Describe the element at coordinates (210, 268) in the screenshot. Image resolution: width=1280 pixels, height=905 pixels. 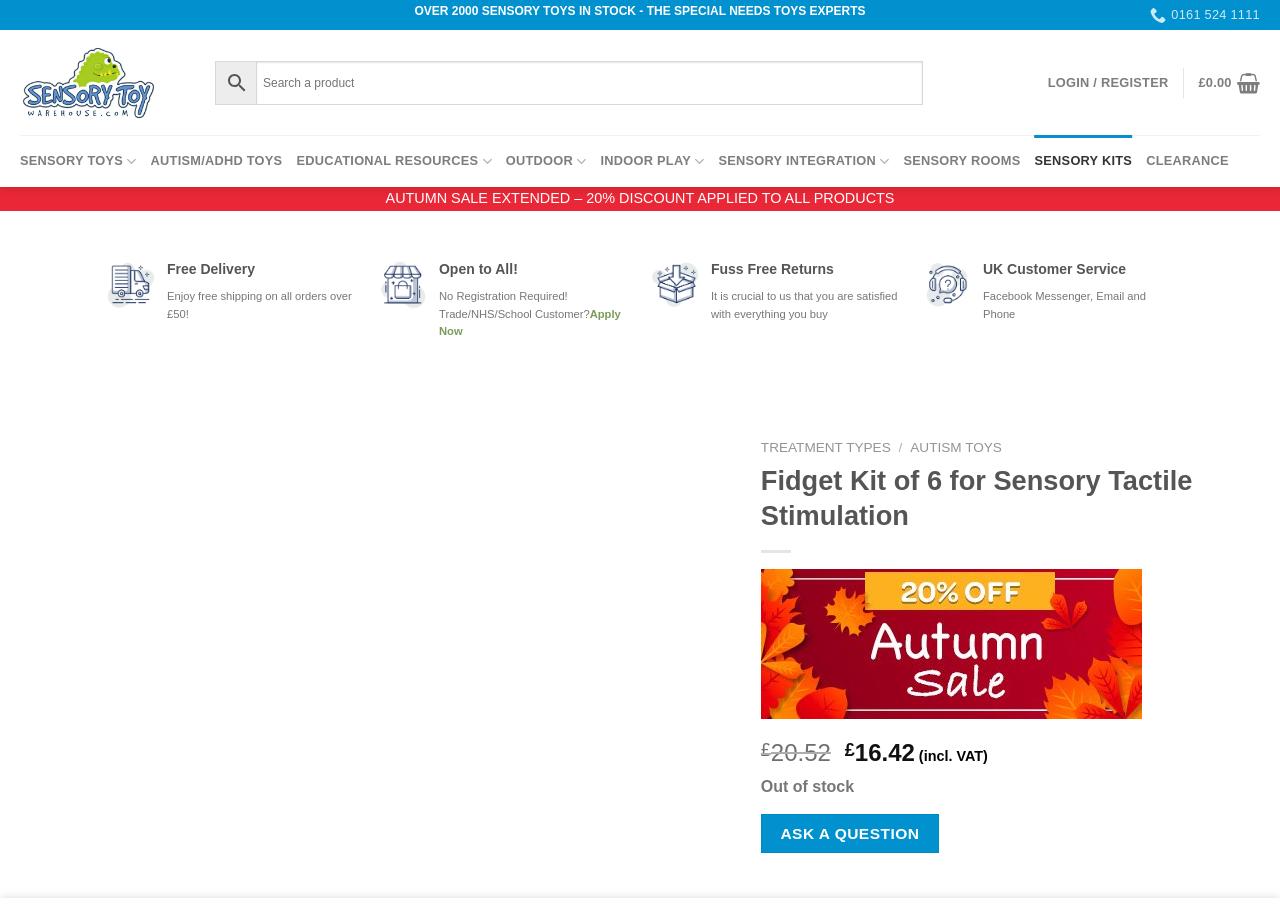
I see `'Free Delivery'` at that location.